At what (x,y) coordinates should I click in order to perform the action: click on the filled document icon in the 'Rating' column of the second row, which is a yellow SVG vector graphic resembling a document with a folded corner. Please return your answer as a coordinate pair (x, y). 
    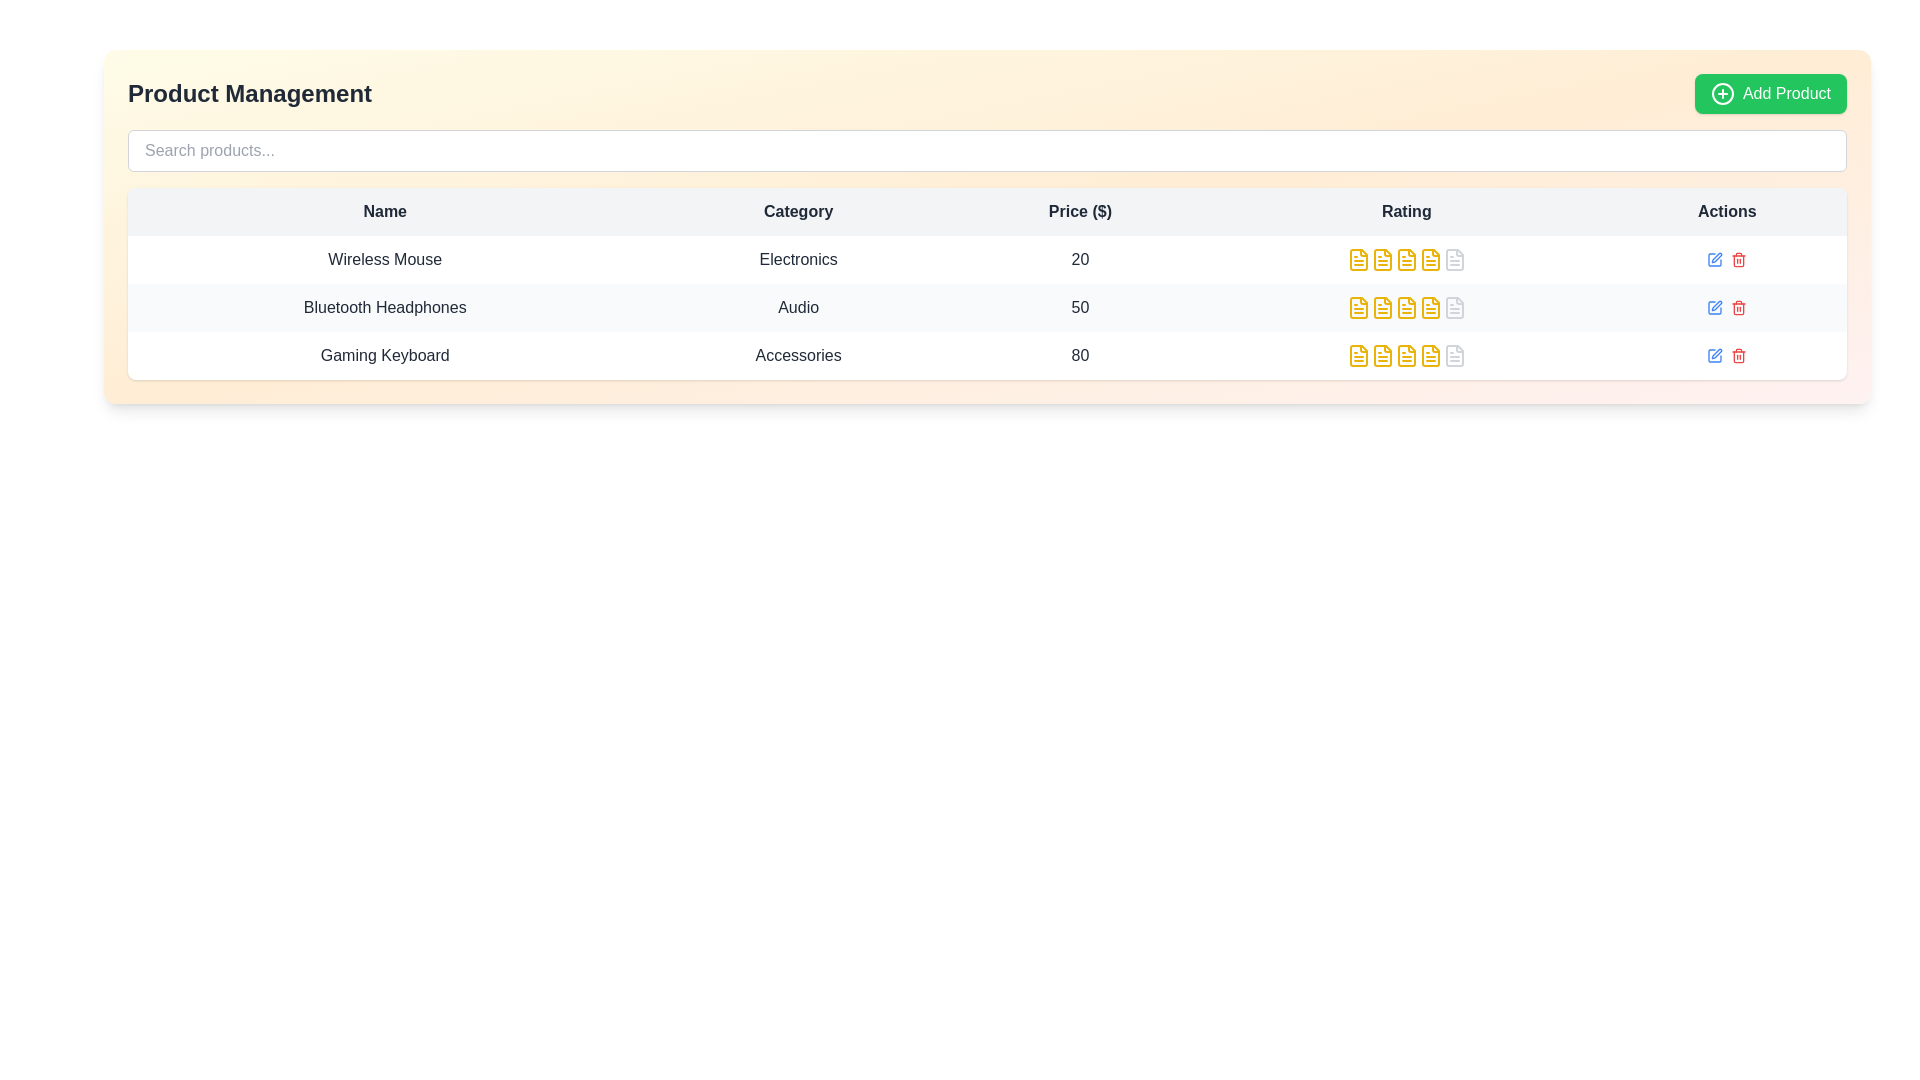
    Looking at the image, I should click on (1381, 258).